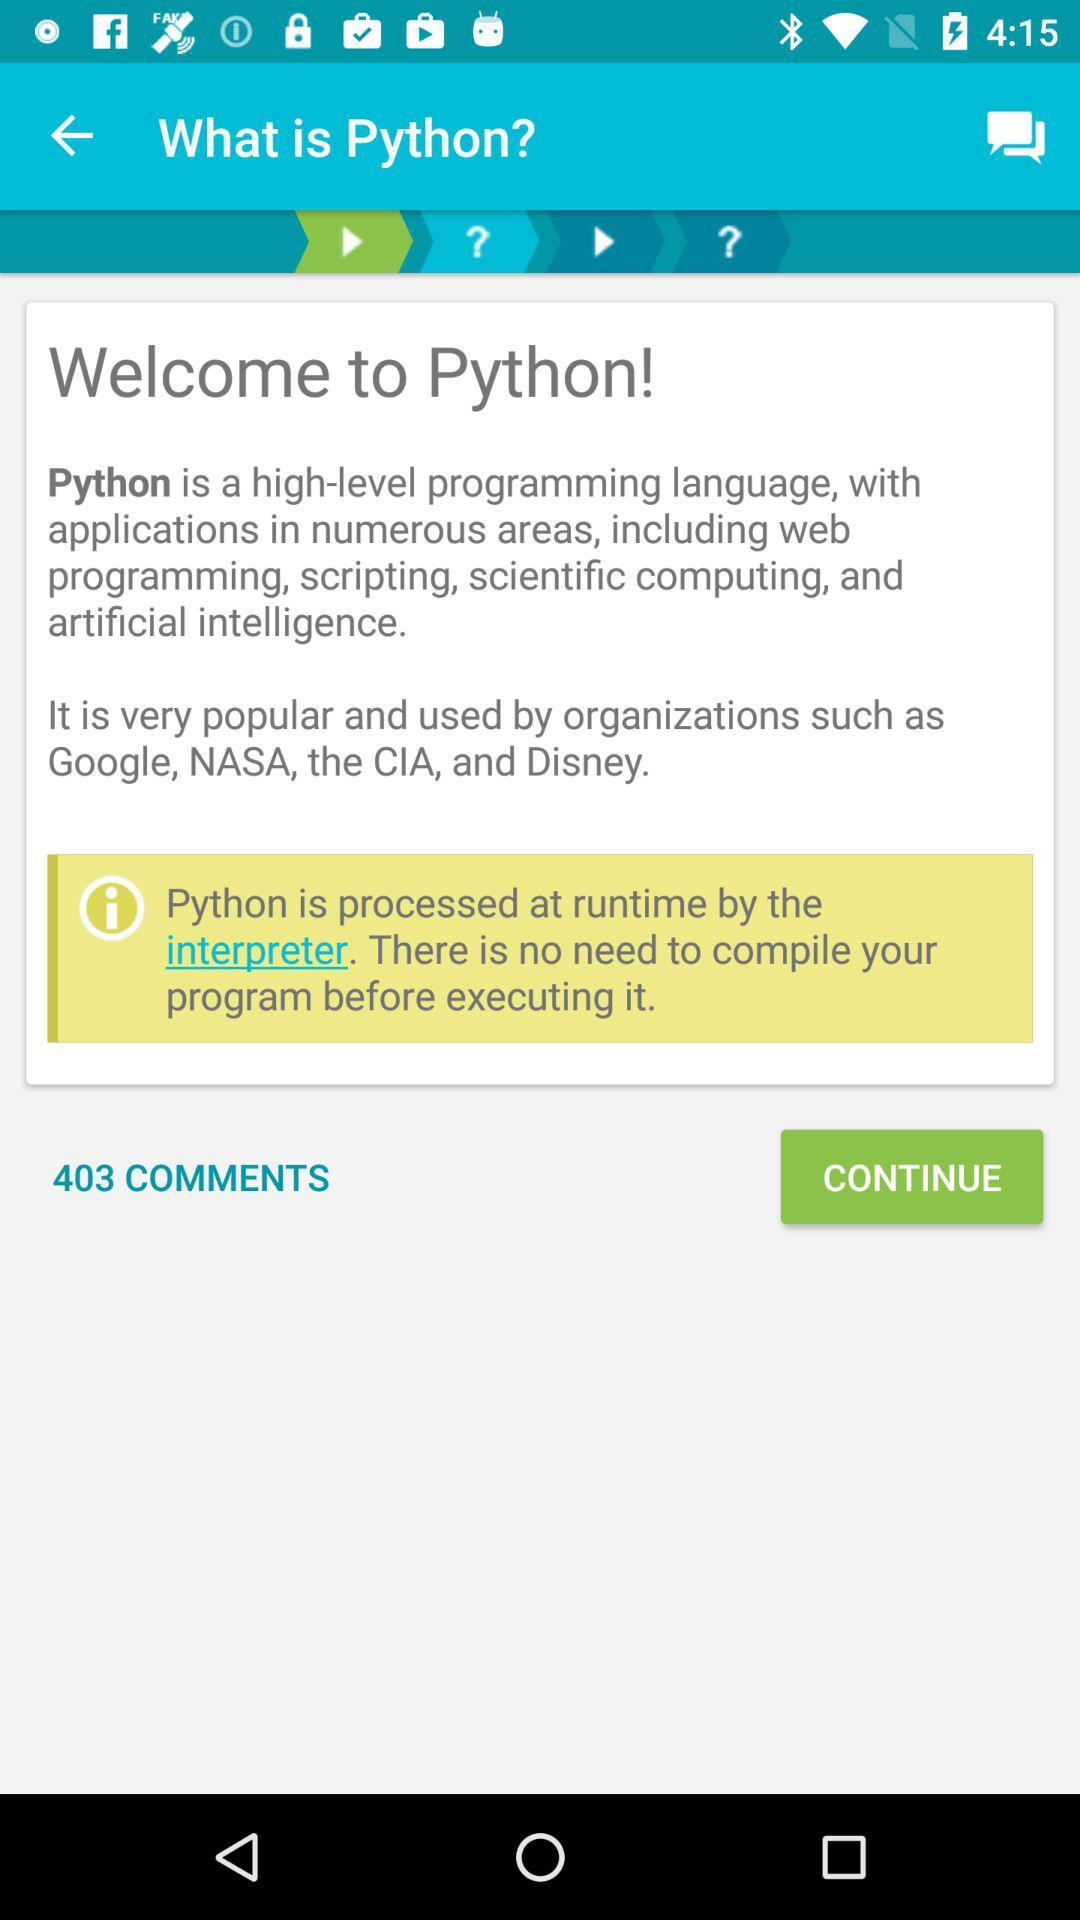 This screenshot has width=1080, height=1920. What do you see at coordinates (729, 240) in the screenshot?
I see `get help` at bounding box center [729, 240].